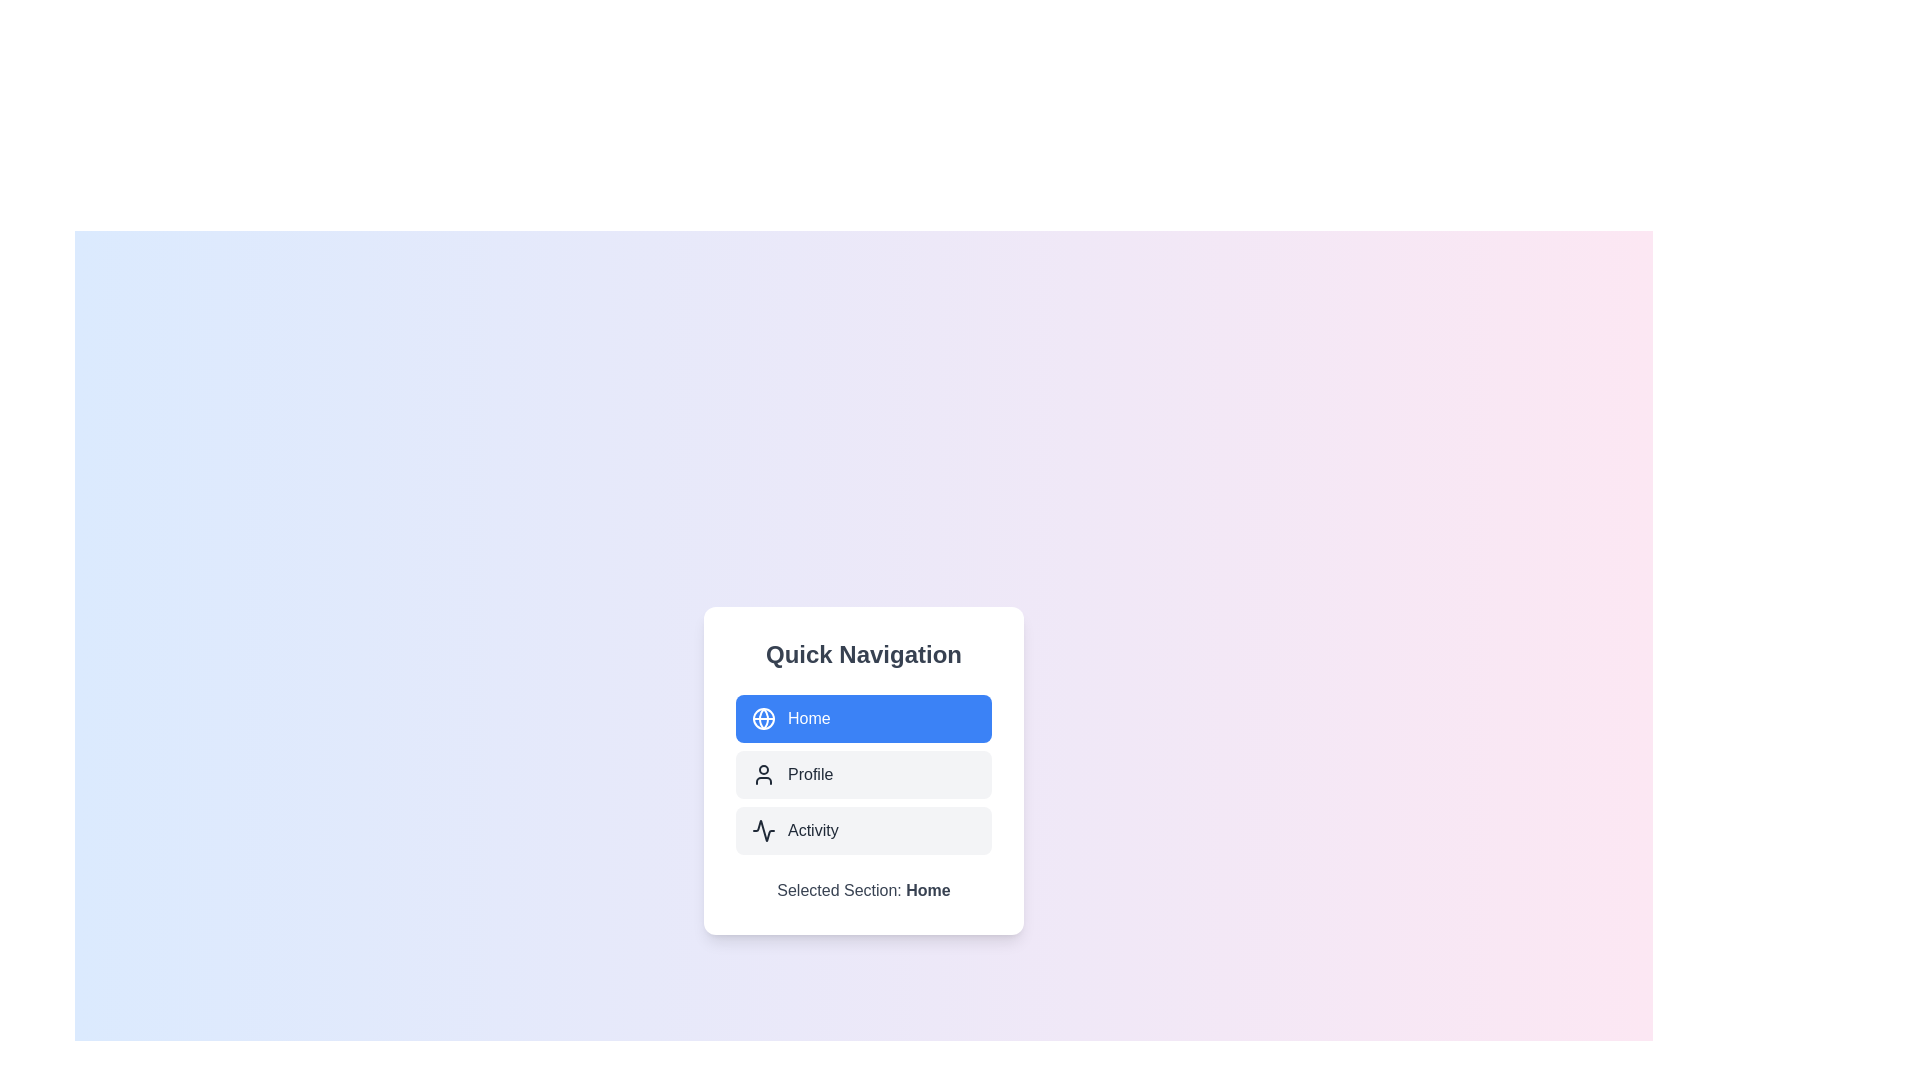 The width and height of the screenshot is (1920, 1080). I want to click on the text label indicating the currently selected section located at the bottom of the 'Quick Navigation' panel, so click(864, 890).